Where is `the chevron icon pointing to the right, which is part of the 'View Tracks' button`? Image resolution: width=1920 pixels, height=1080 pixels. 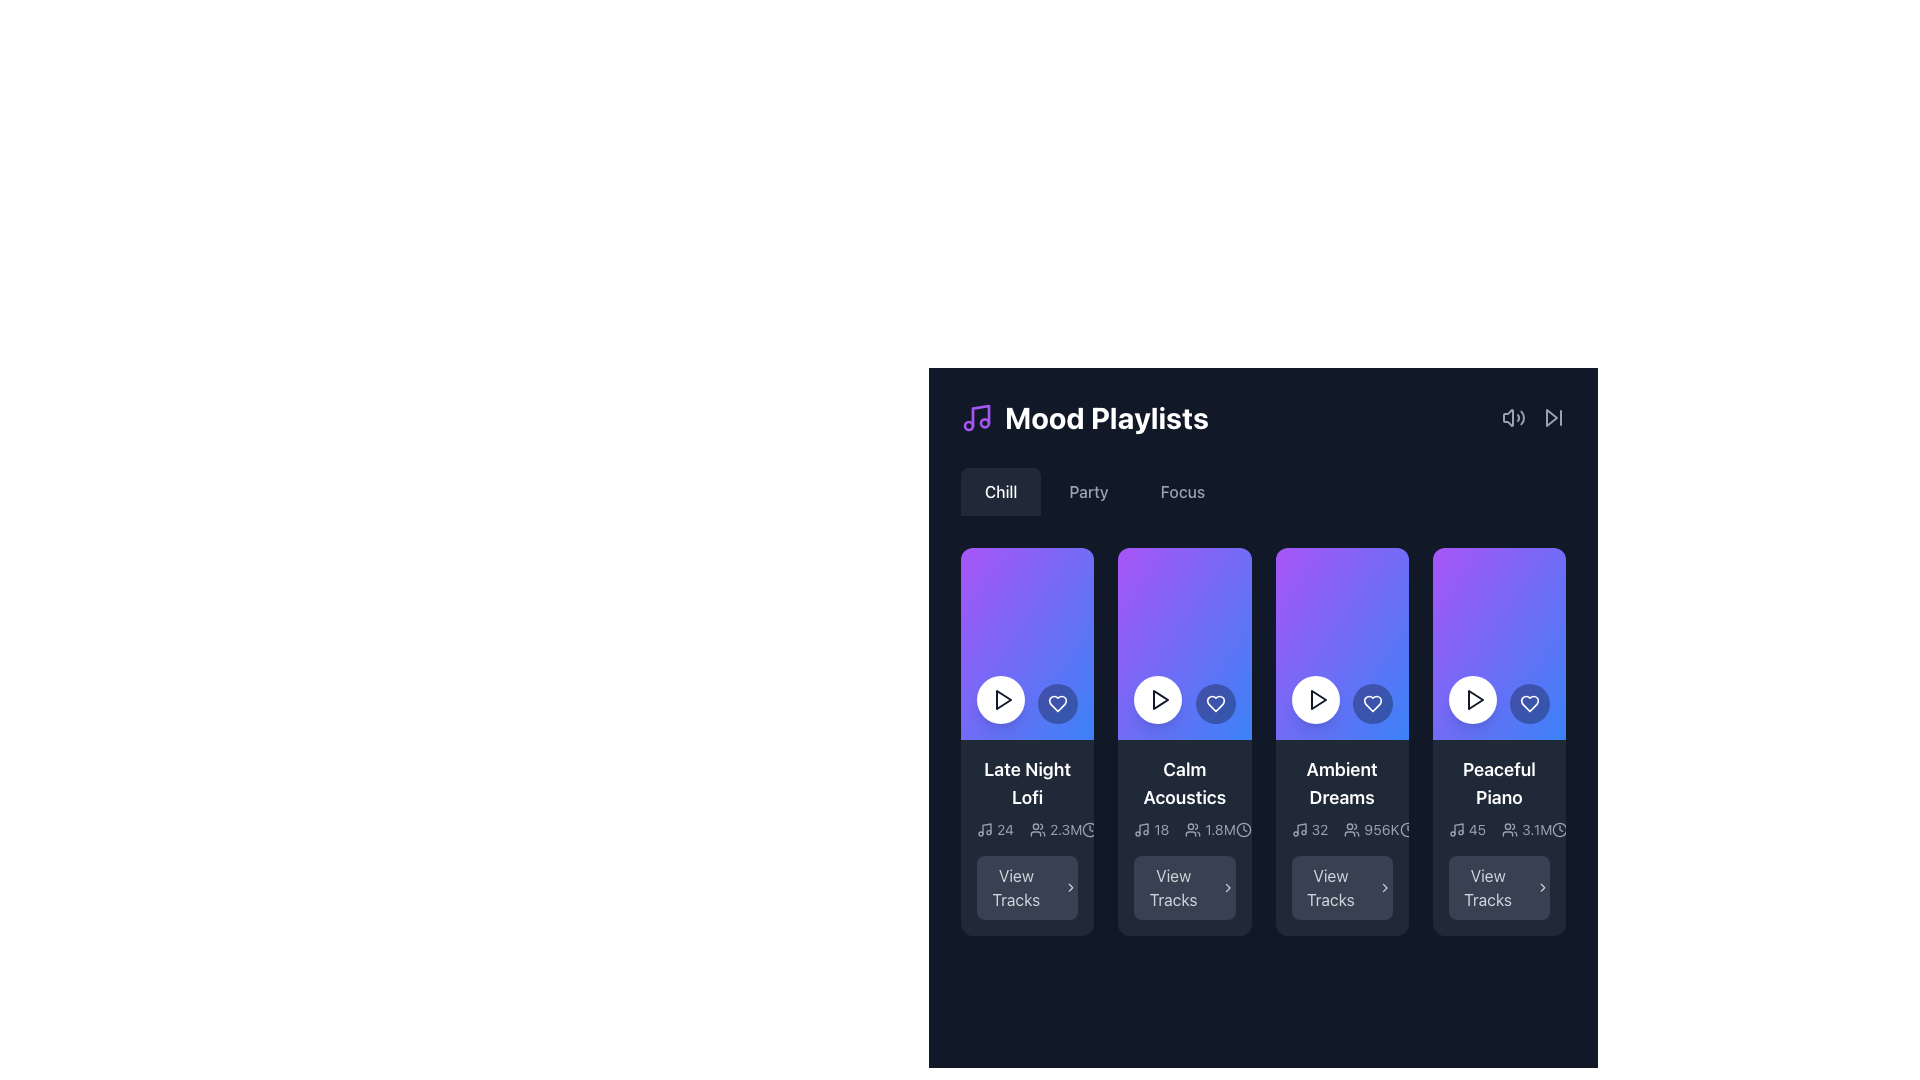
the chevron icon pointing to the right, which is part of the 'View Tracks' button is located at coordinates (1227, 886).